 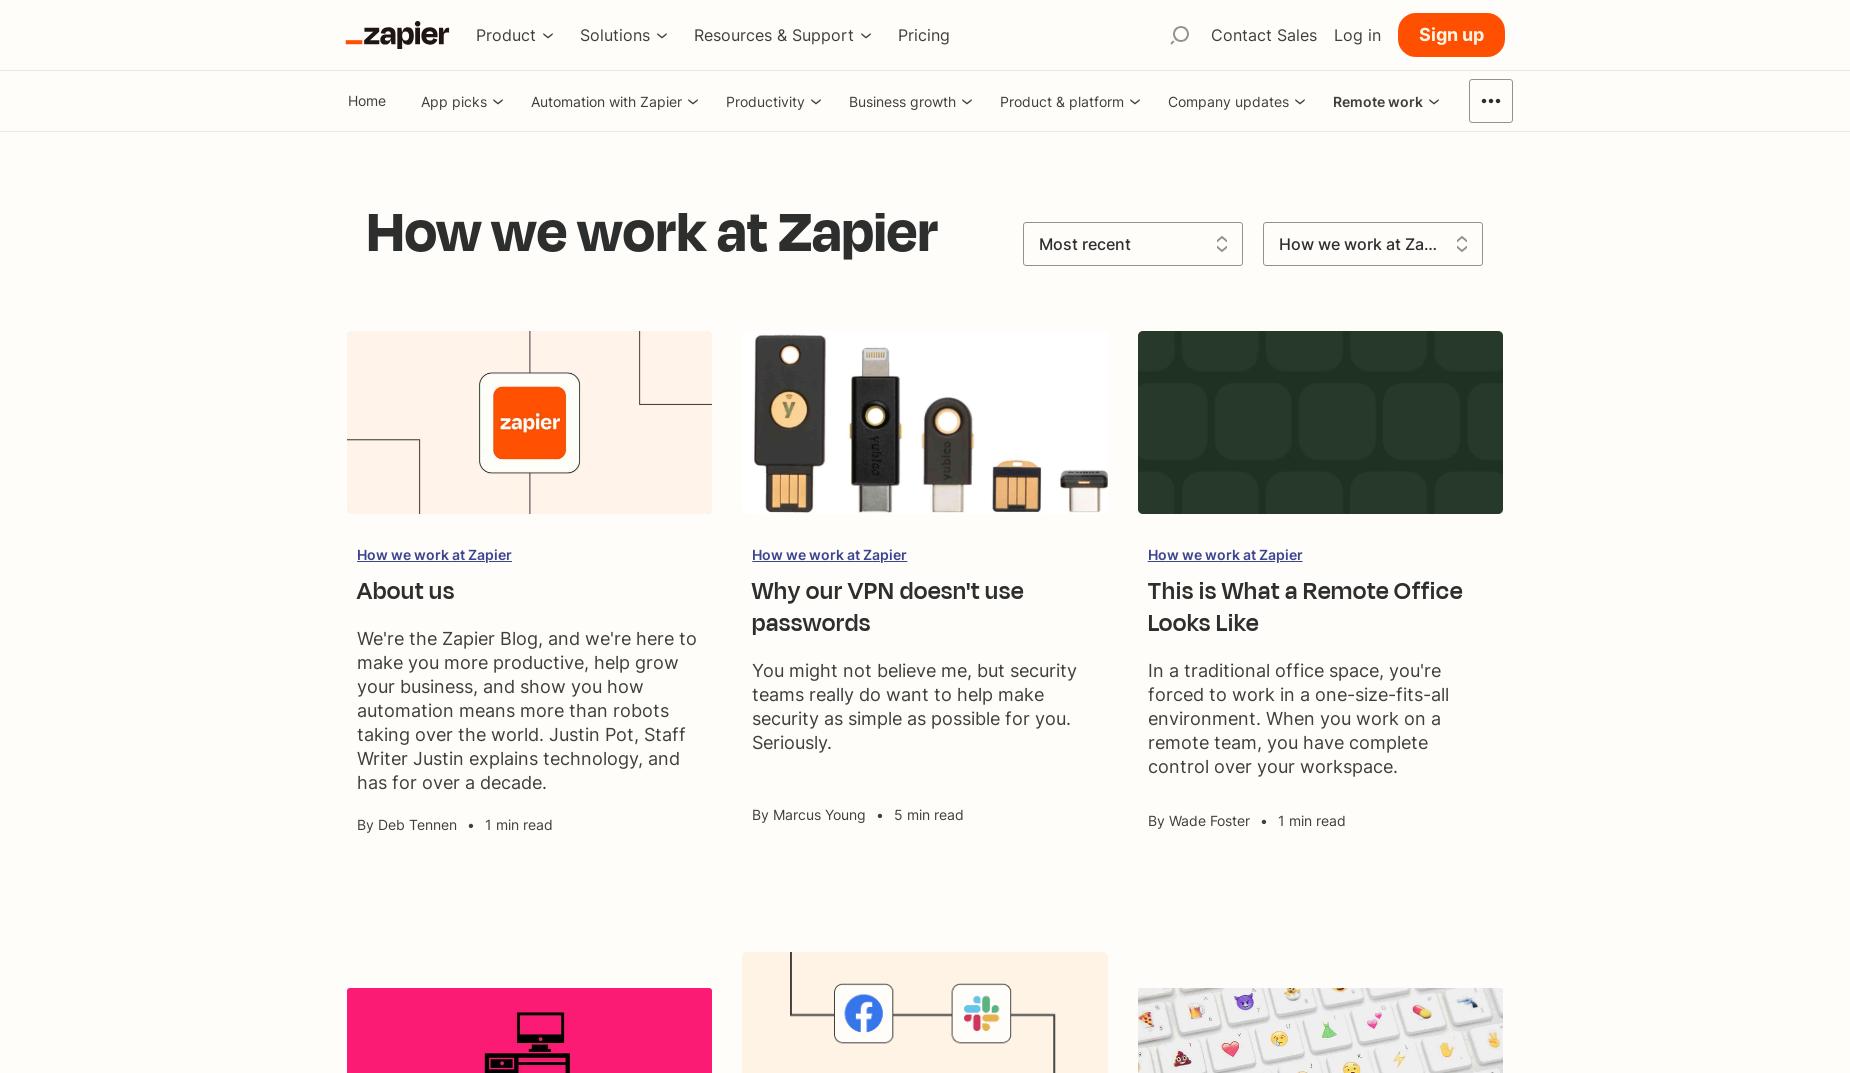 What do you see at coordinates (614, 33) in the screenshot?
I see `'Solutions'` at bounding box center [614, 33].